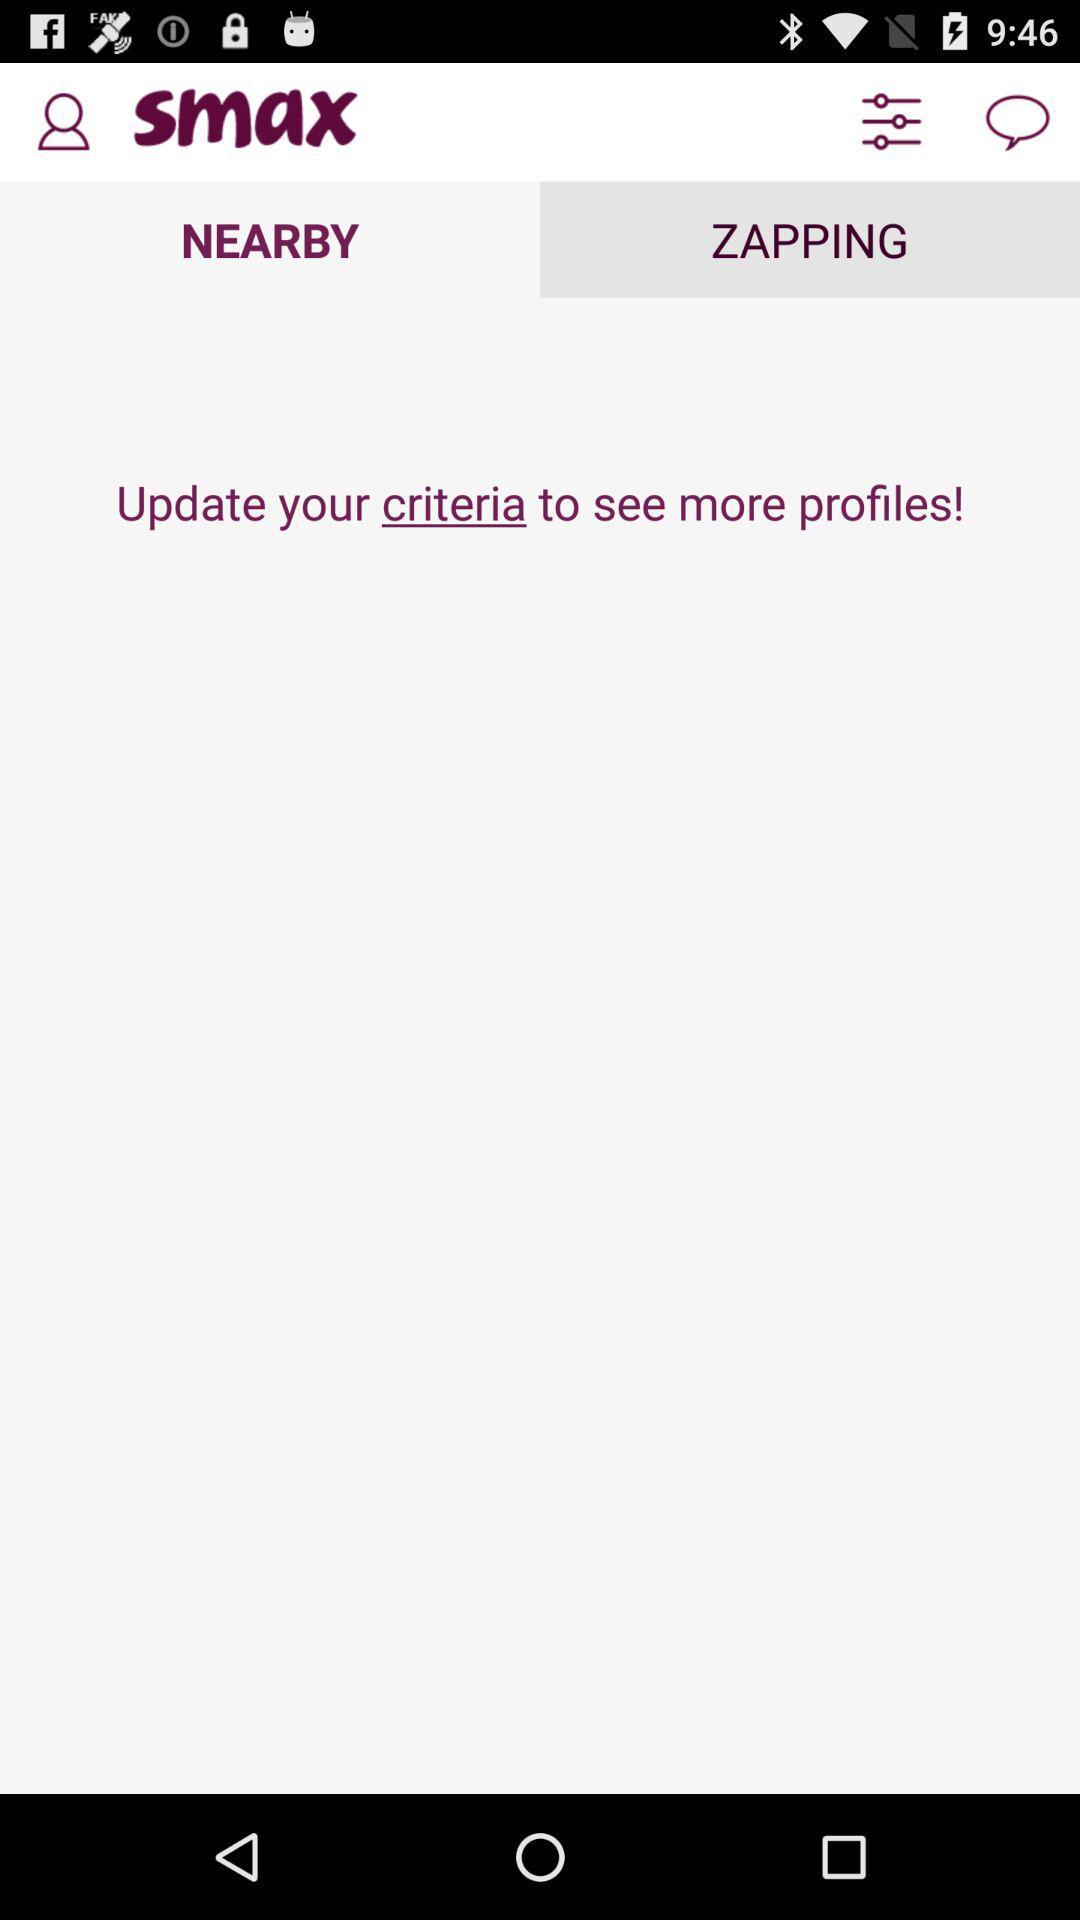 The image size is (1080, 1920). I want to click on the avatar icon, so click(61, 129).